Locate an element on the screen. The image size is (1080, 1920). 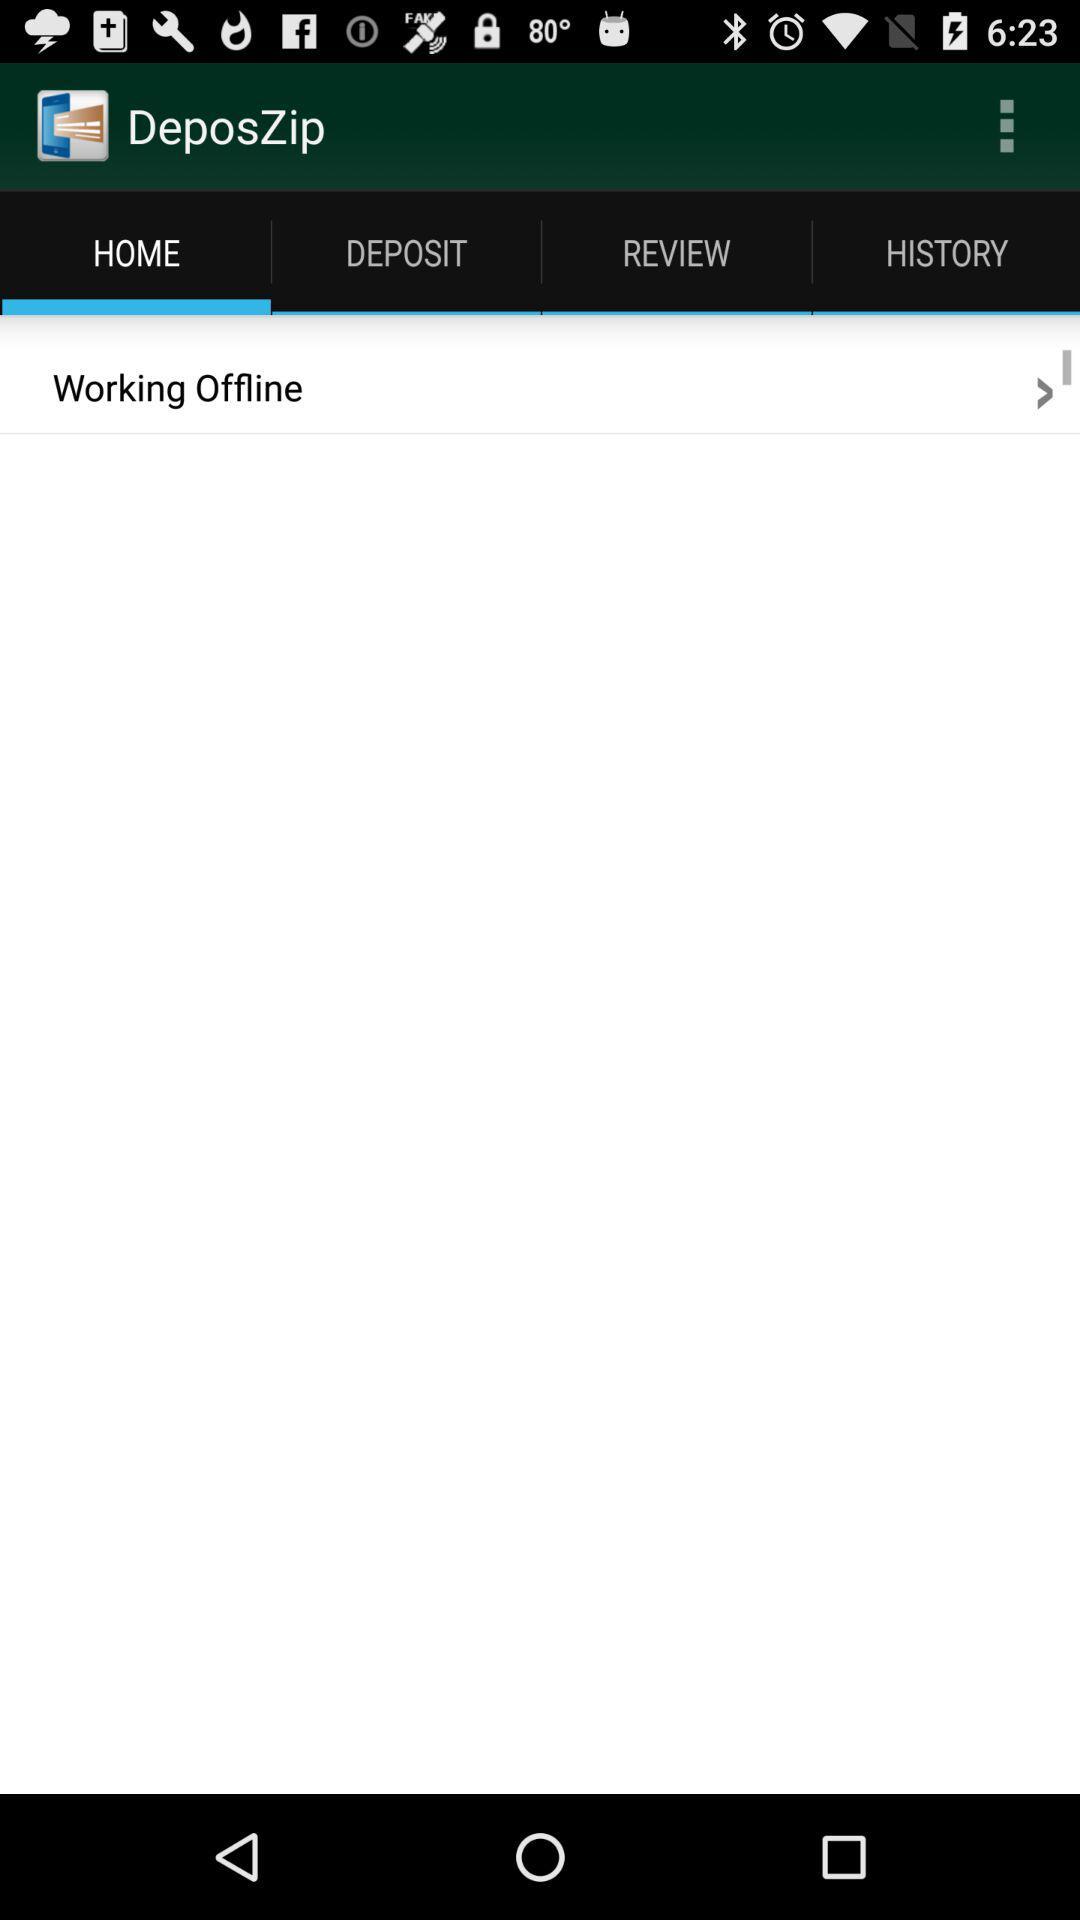
item to the left of the > icon is located at coordinates (163, 387).